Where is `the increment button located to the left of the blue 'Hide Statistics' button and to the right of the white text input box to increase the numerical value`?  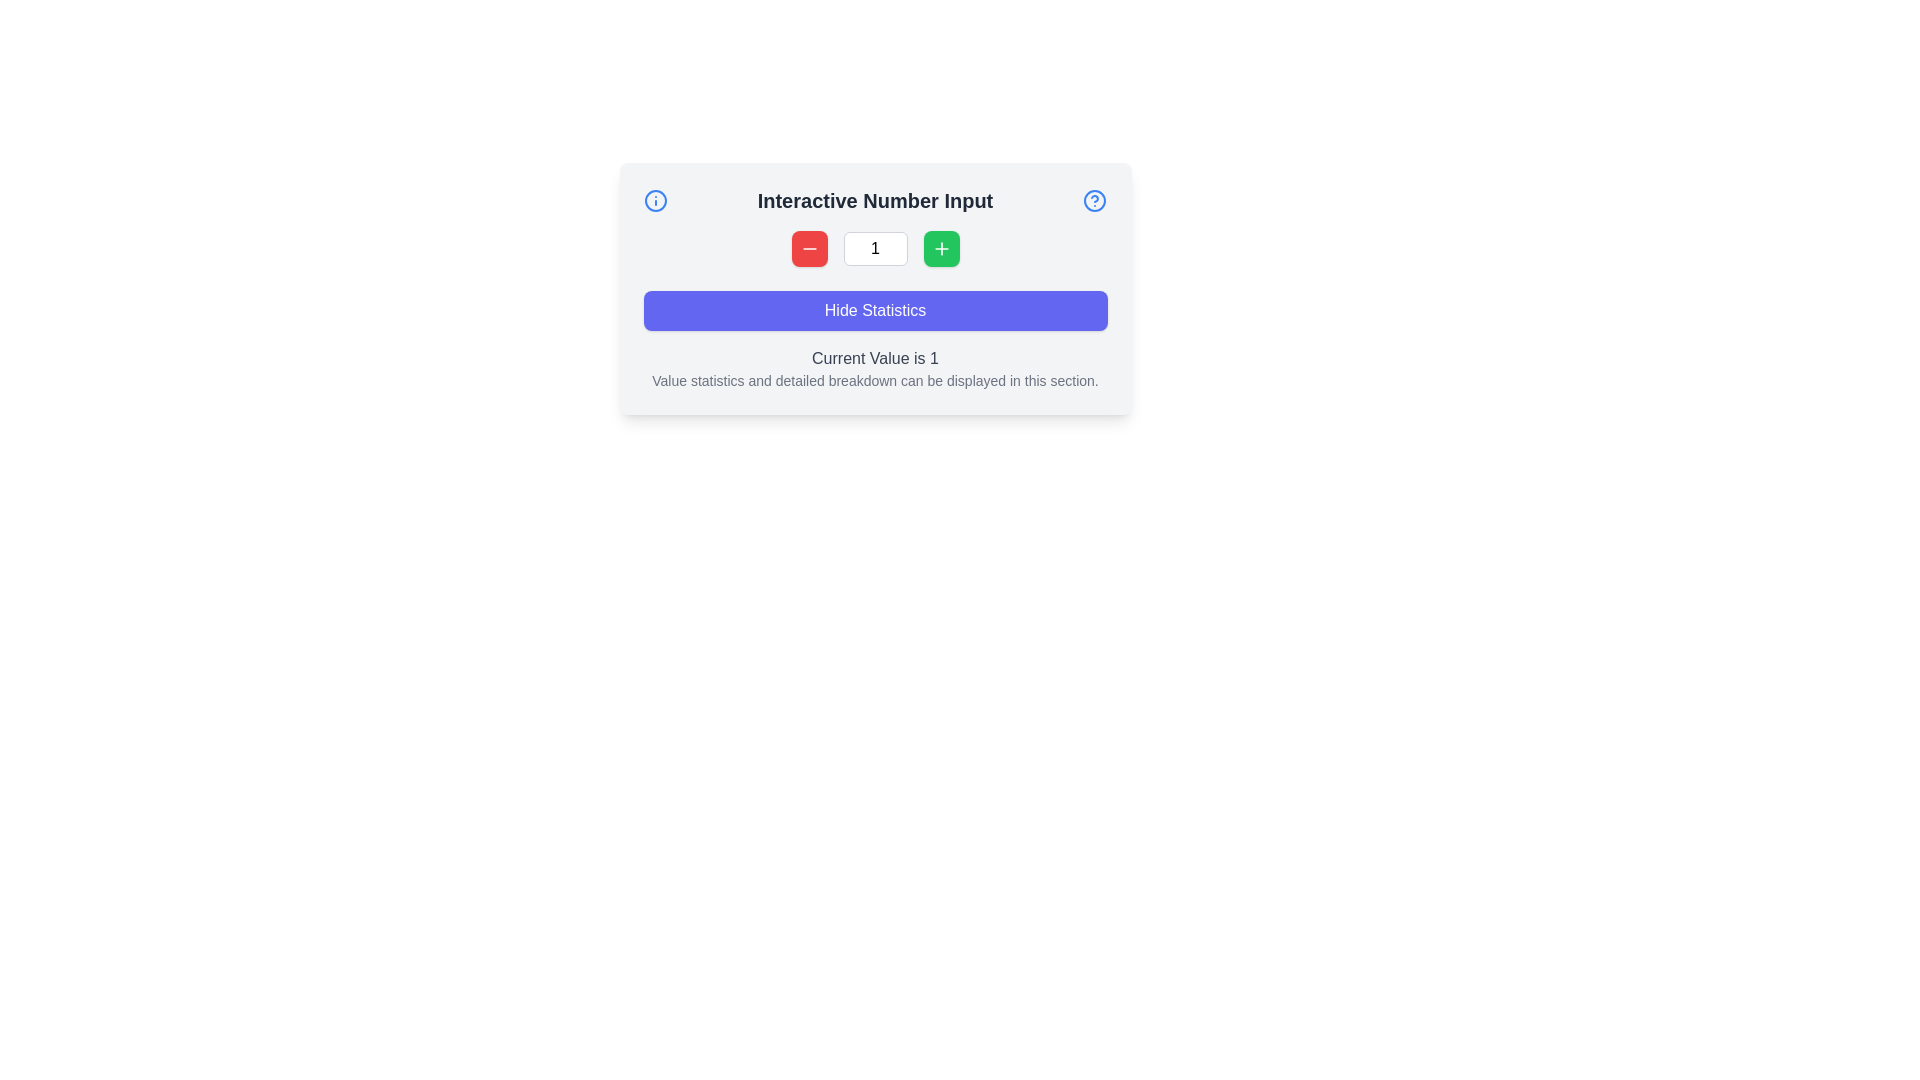
the increment button located to the left of the blue 'Hide Statistics' button and to the right of the white text input box to increase the numerical value is located at coordinates (940, 248).